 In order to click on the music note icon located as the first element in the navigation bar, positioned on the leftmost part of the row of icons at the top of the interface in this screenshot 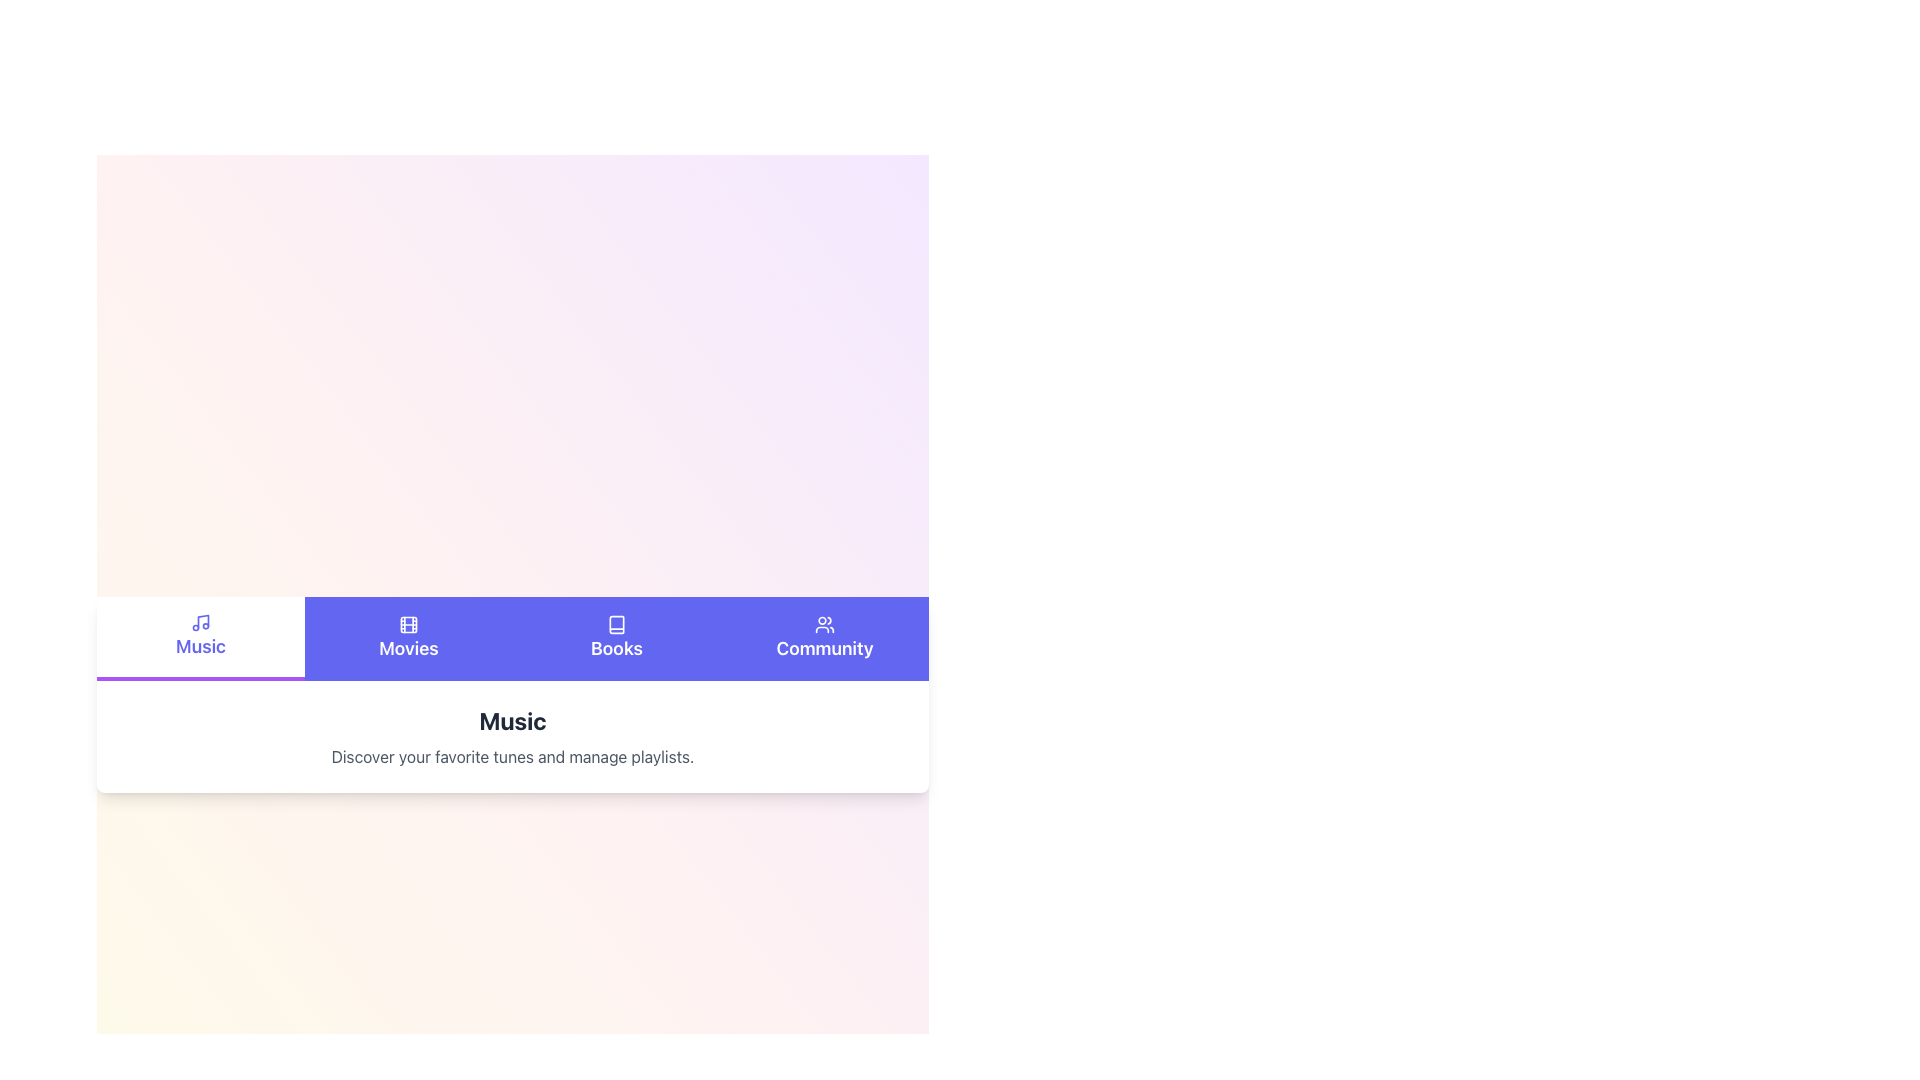, I will do `click(203, 620)`.